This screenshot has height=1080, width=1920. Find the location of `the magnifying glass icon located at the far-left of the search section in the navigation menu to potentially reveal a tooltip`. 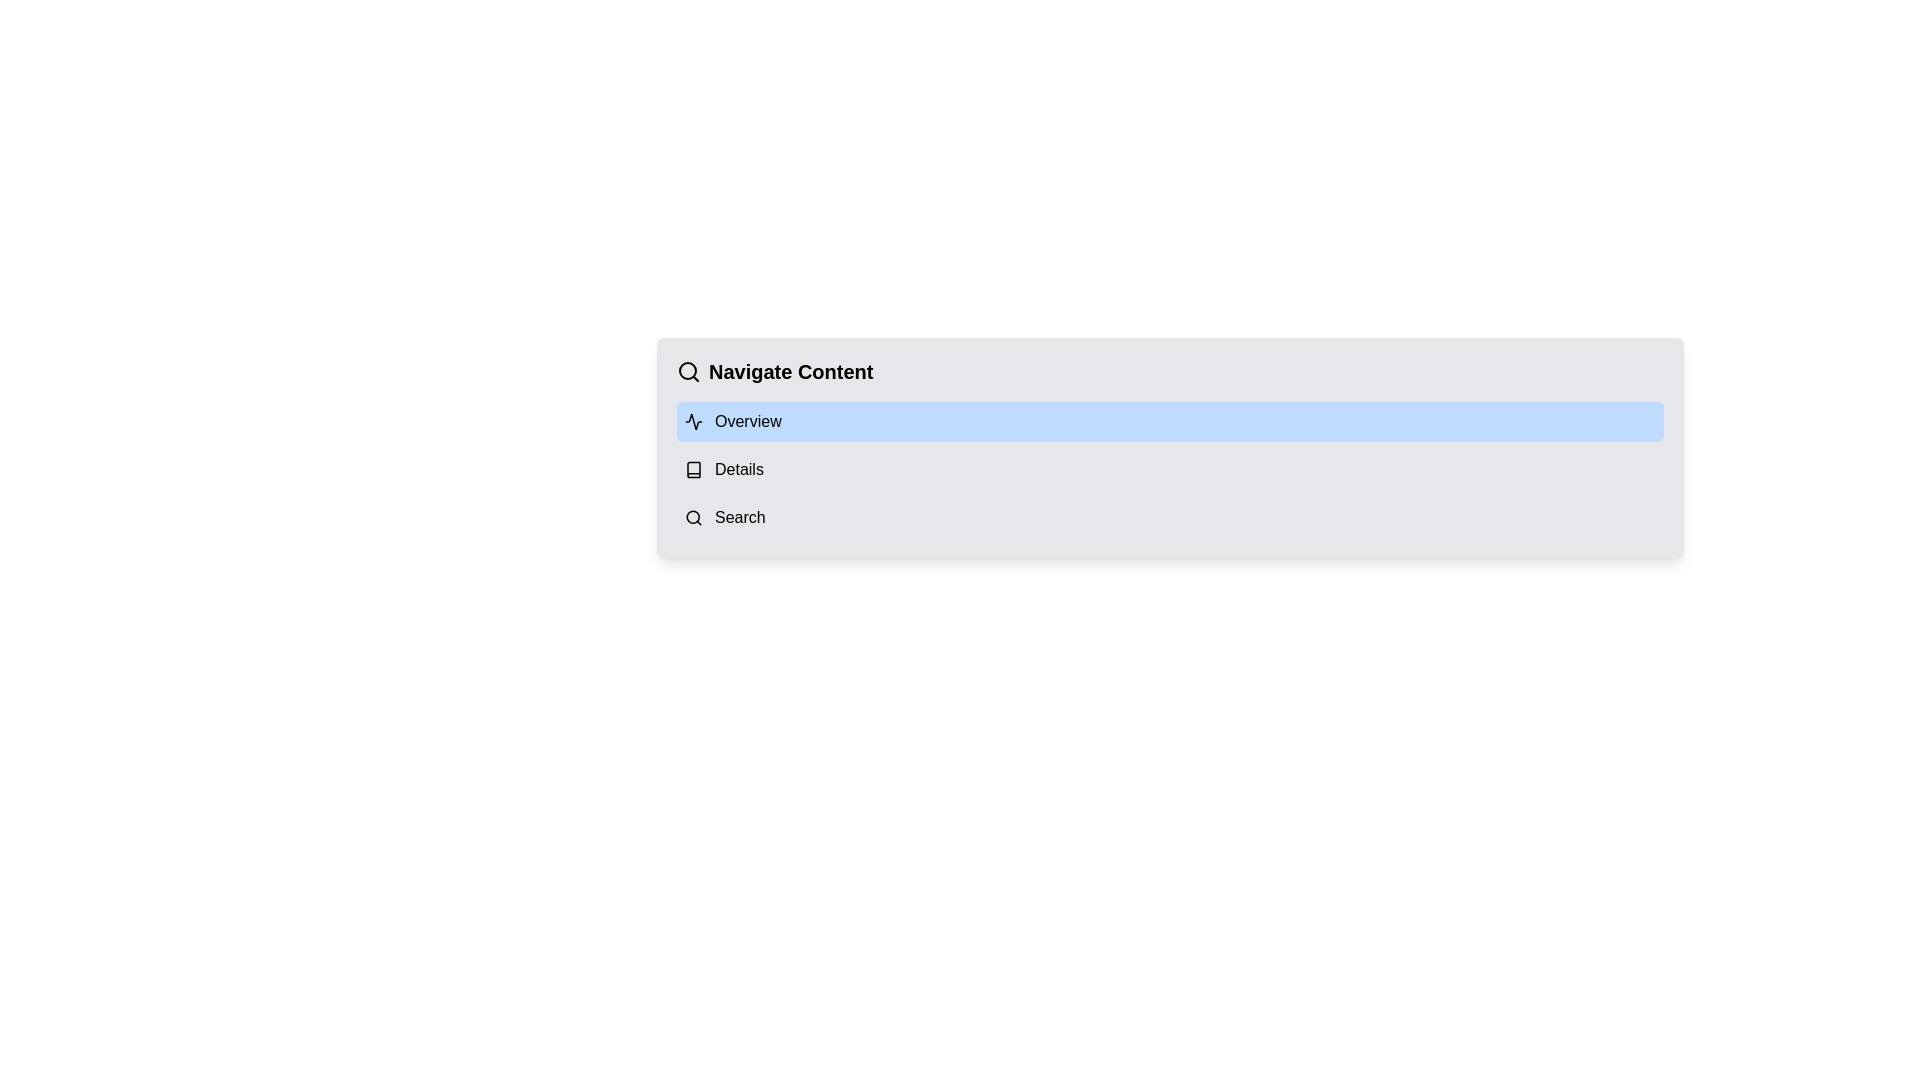

the magnifying glass icon located at the far-left of the search section in the navigation menu to potentially reveal a tooltip is located at coordinates (694, 516).